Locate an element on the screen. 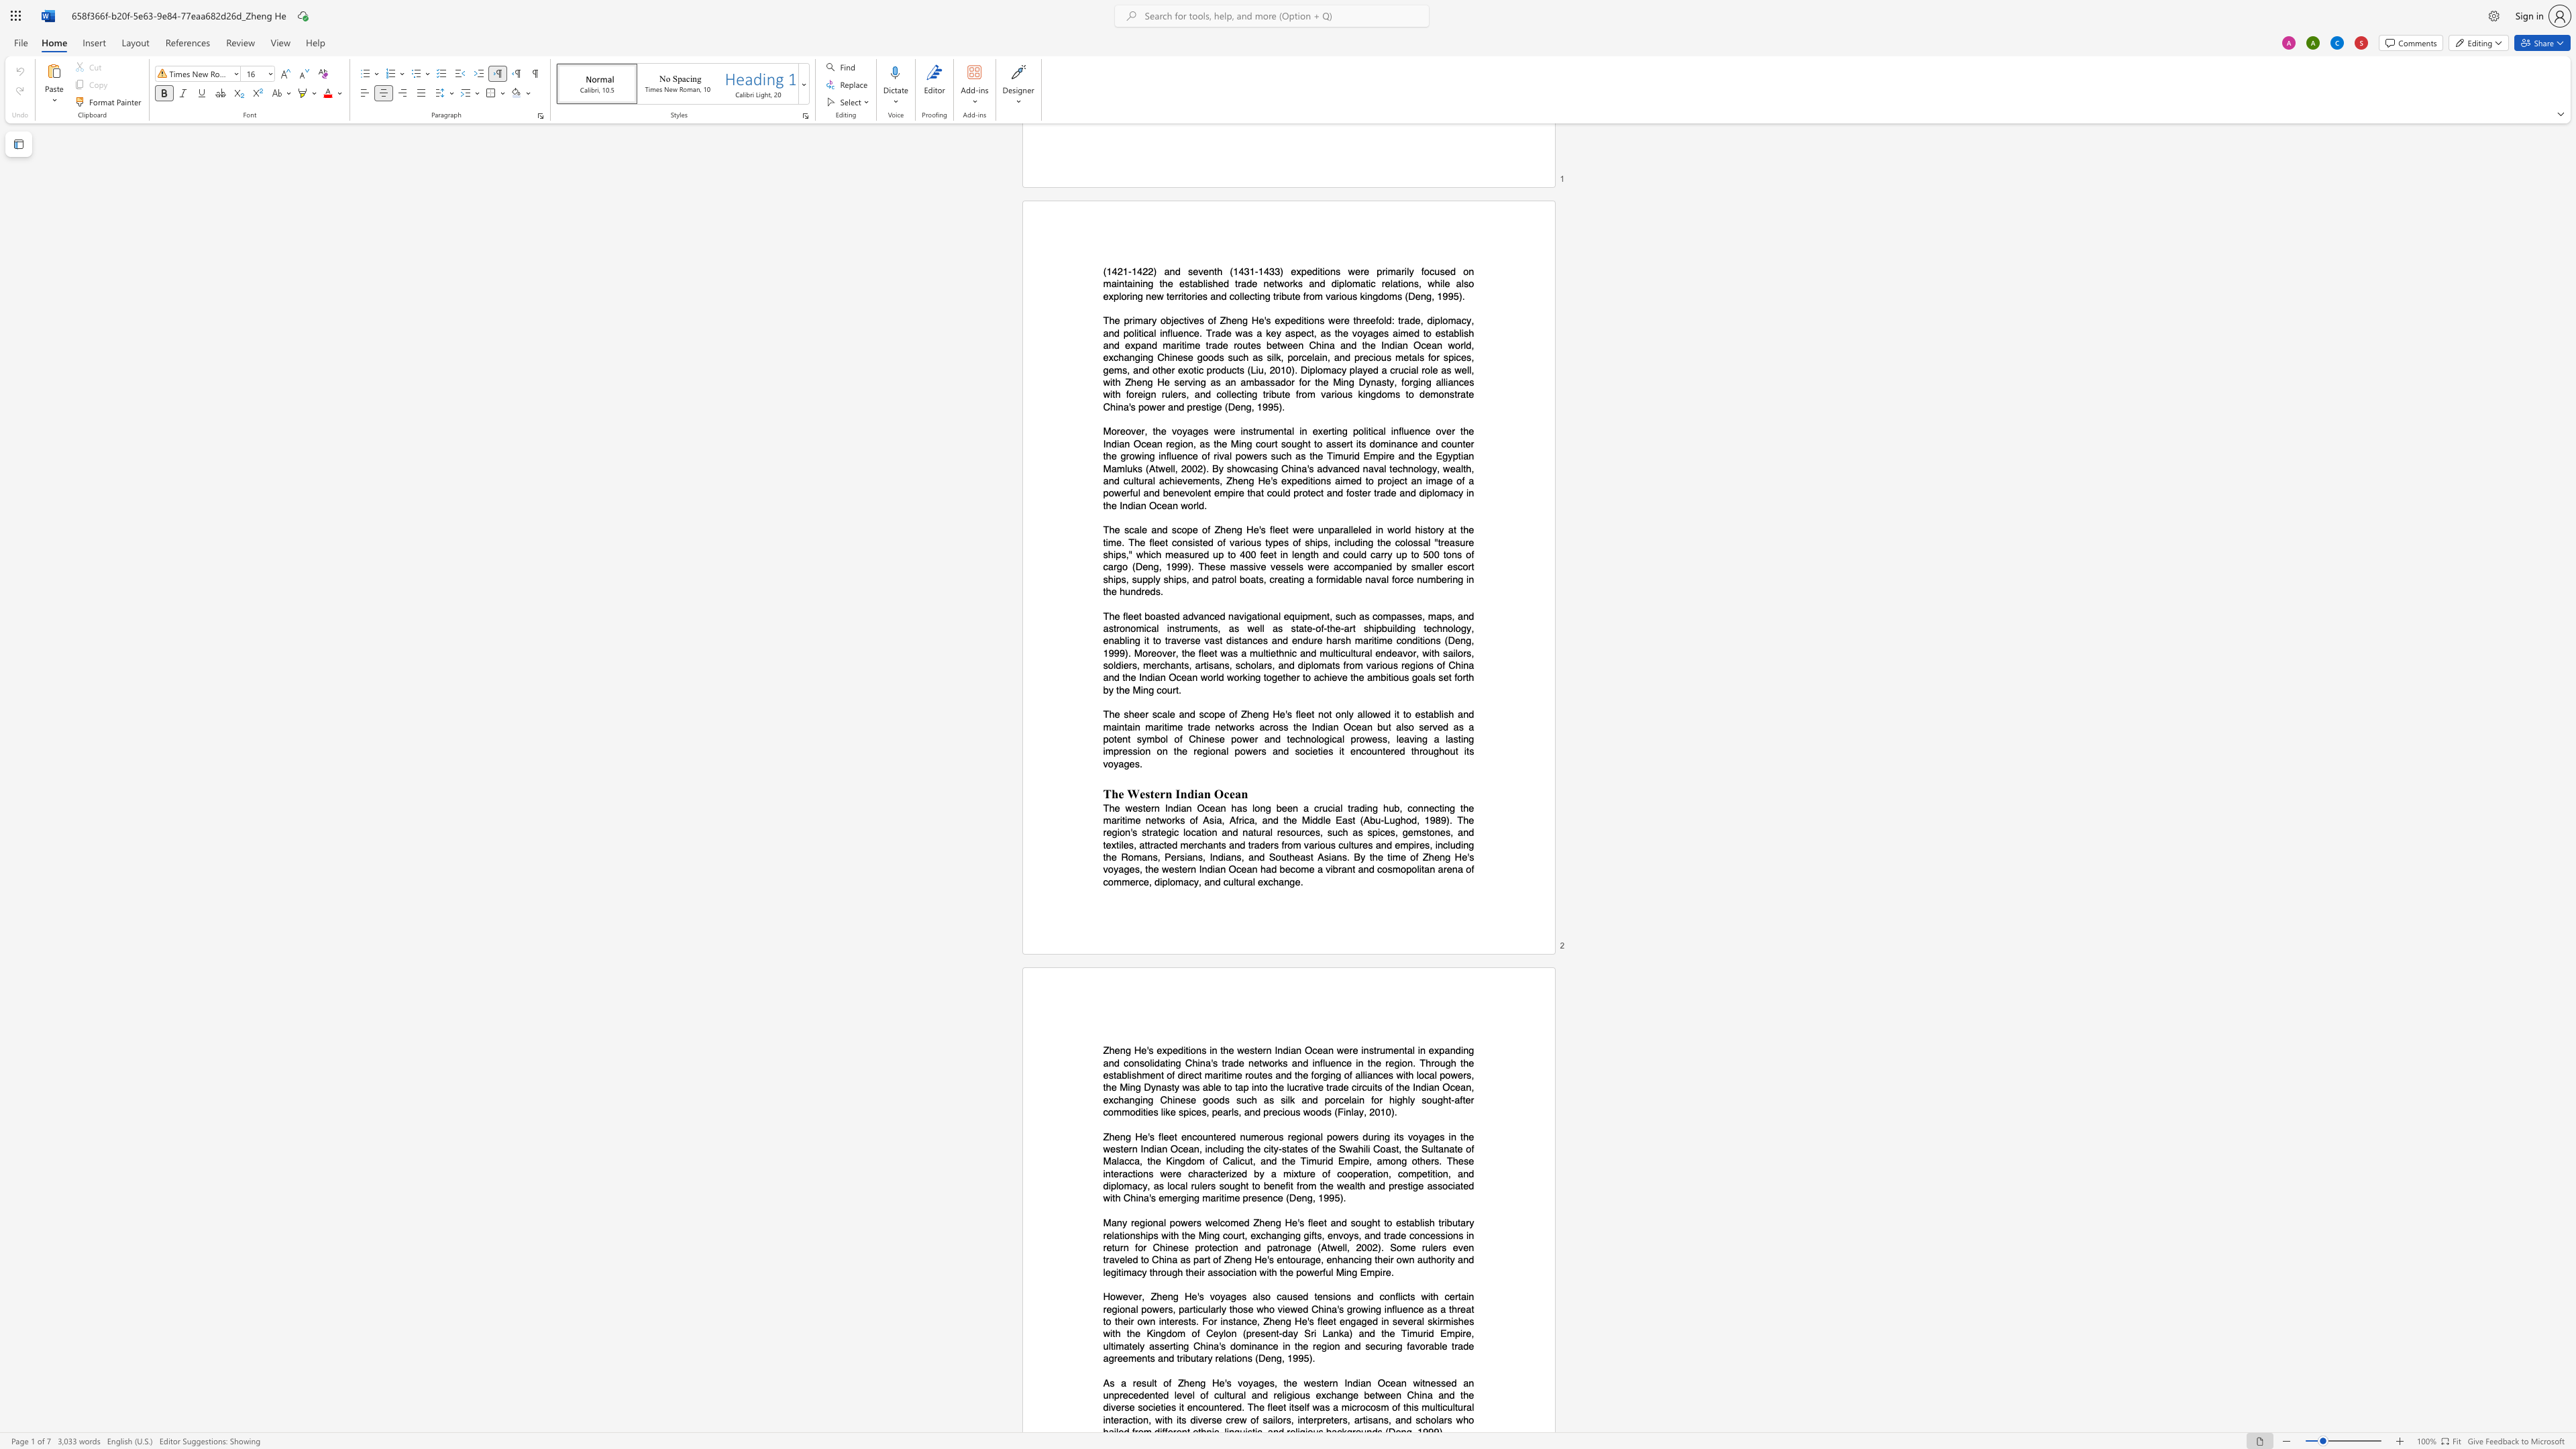 The height and width of the screenshot is (1449, 2576). the subset text "omed Zheng He" within the text "Many regional powers welcomed Zheng He" is located at coordinates (1224, 1222).